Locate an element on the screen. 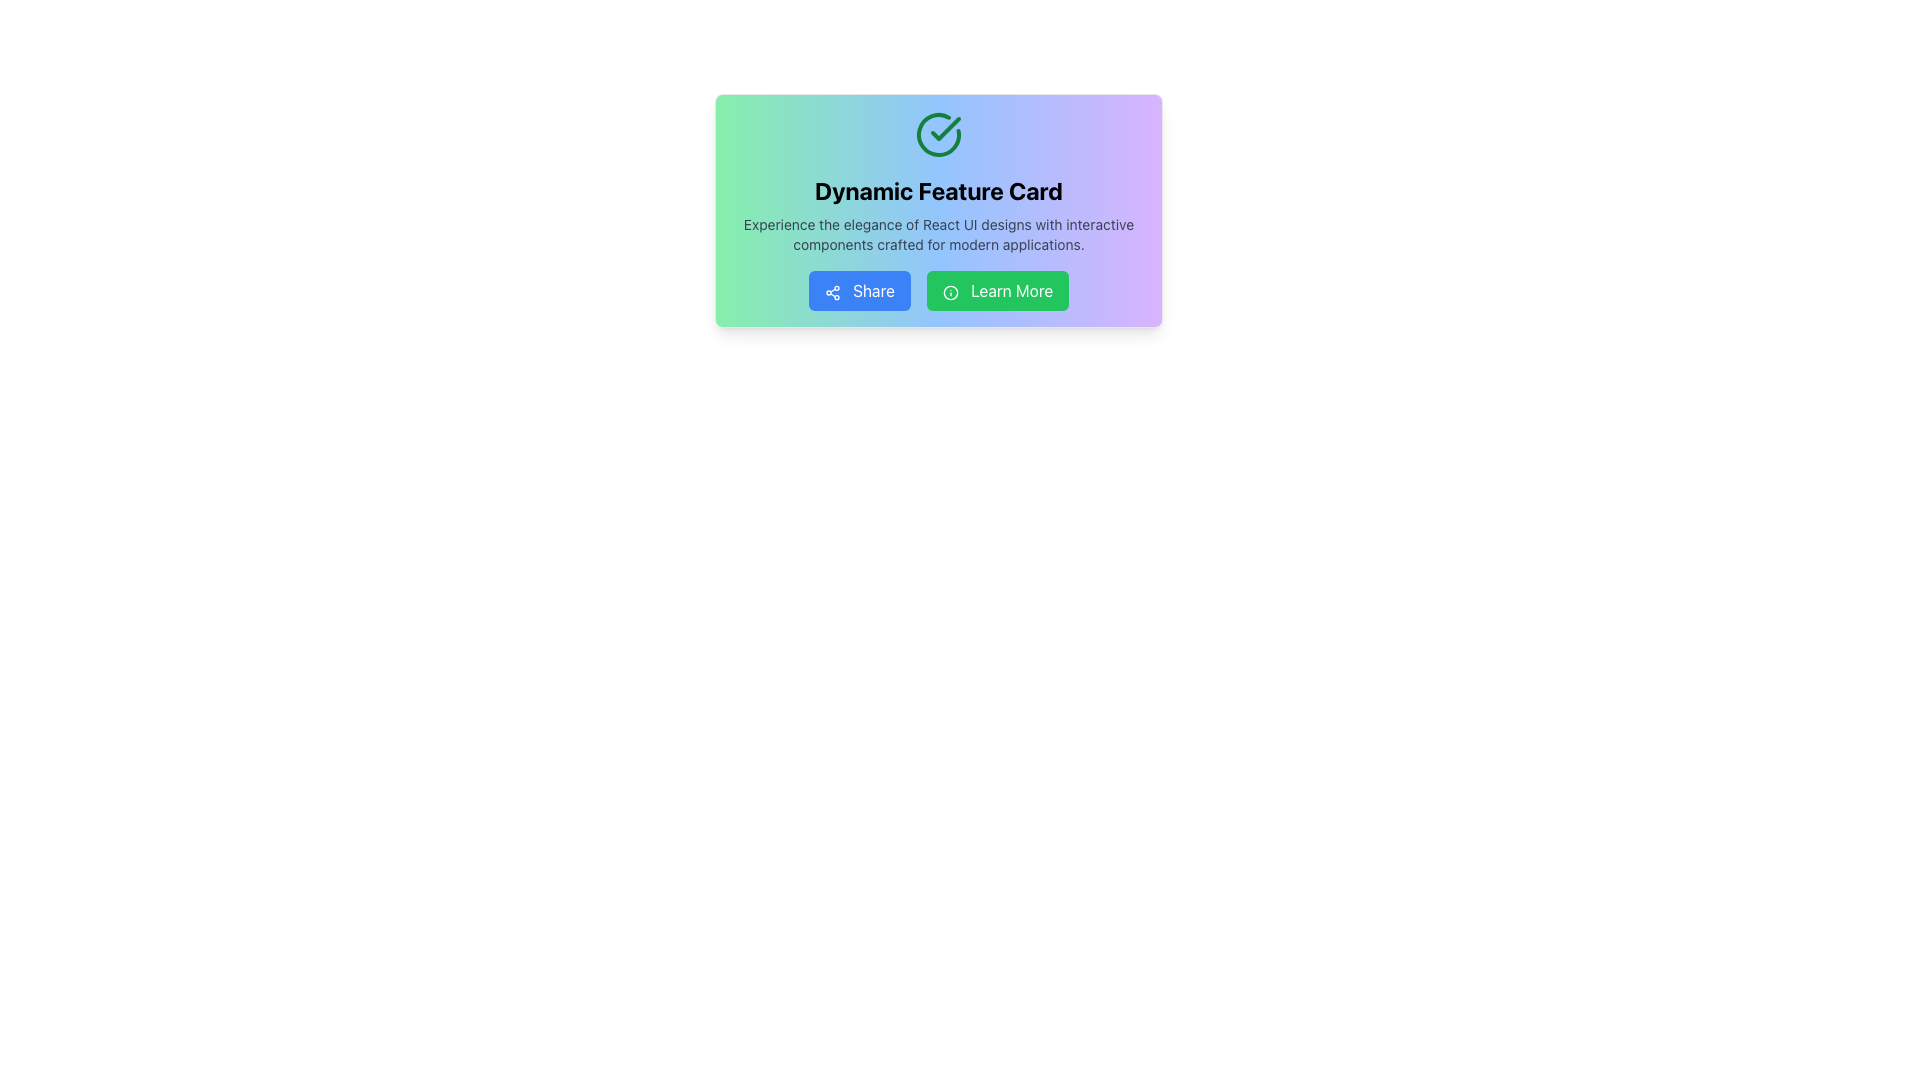 Image resolution: width=1920 pixels, height=1080 pixels. the share button located on the left side of a horizontal group of two buttons at the bottom center of the card is located at coordinates (859, 290).